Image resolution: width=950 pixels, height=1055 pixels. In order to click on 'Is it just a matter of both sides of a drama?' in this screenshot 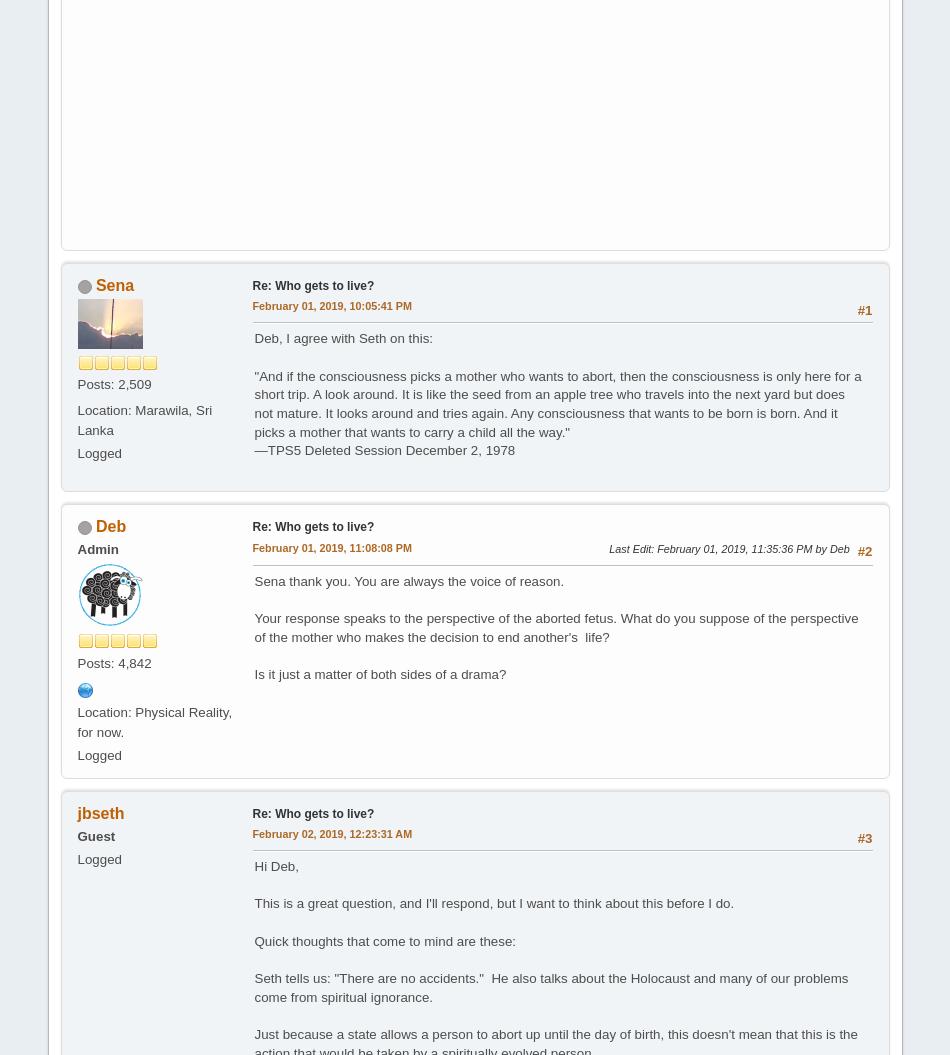, I will do `click(379, 673)`.